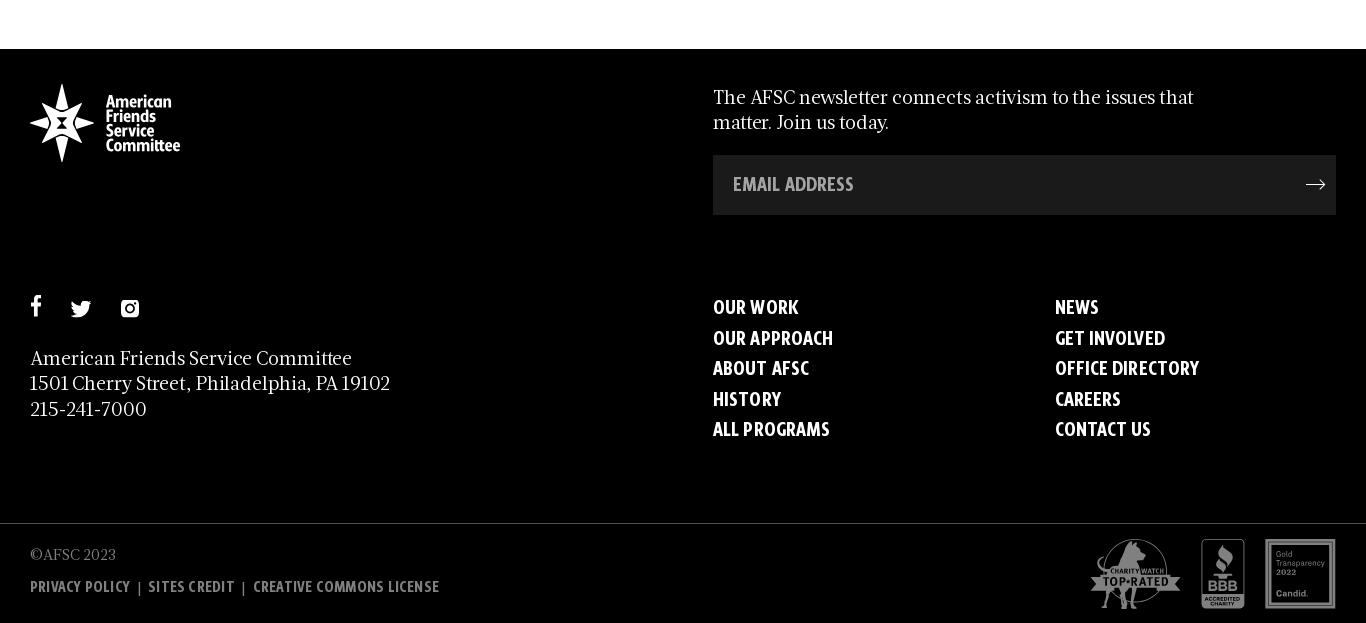 This screenshot has width=1366, height=623. What do you see at coordinates (72, 551) in the screenshot?
I see `'©AFSC 2023'` at bounding box center [72, 551].